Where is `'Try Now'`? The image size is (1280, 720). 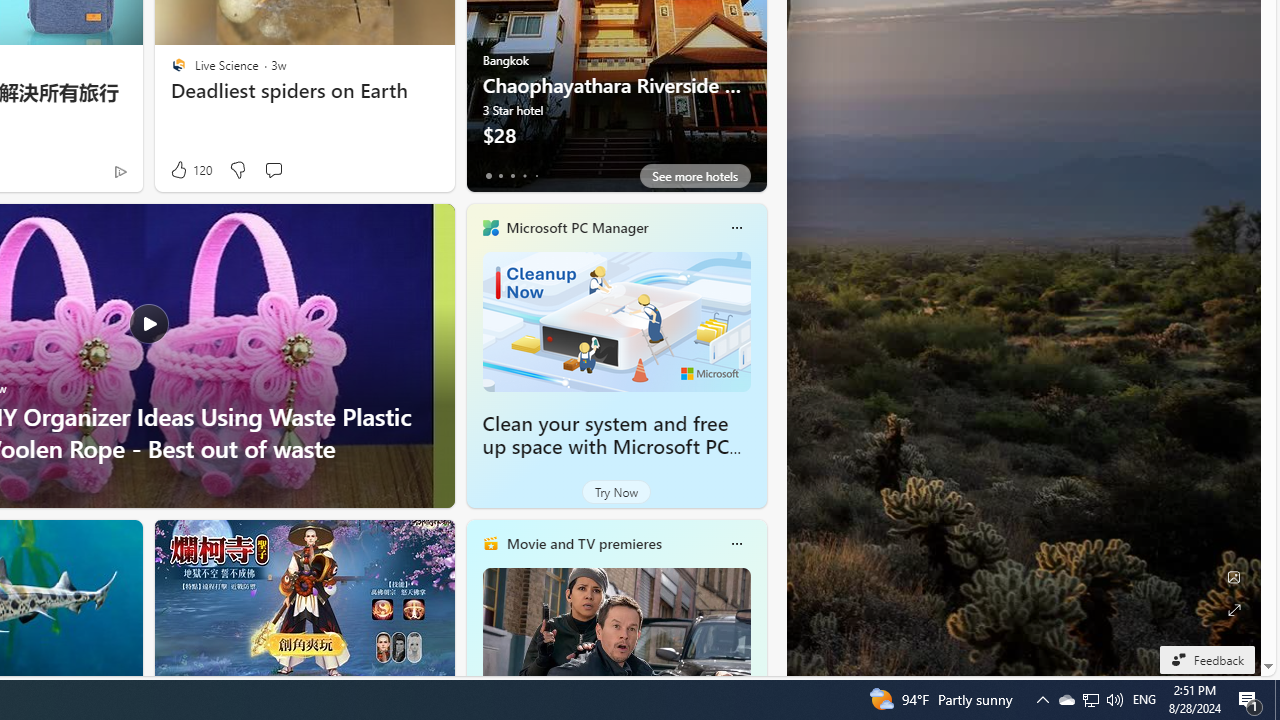
'Try Now' is located at coordinates (615, 492).